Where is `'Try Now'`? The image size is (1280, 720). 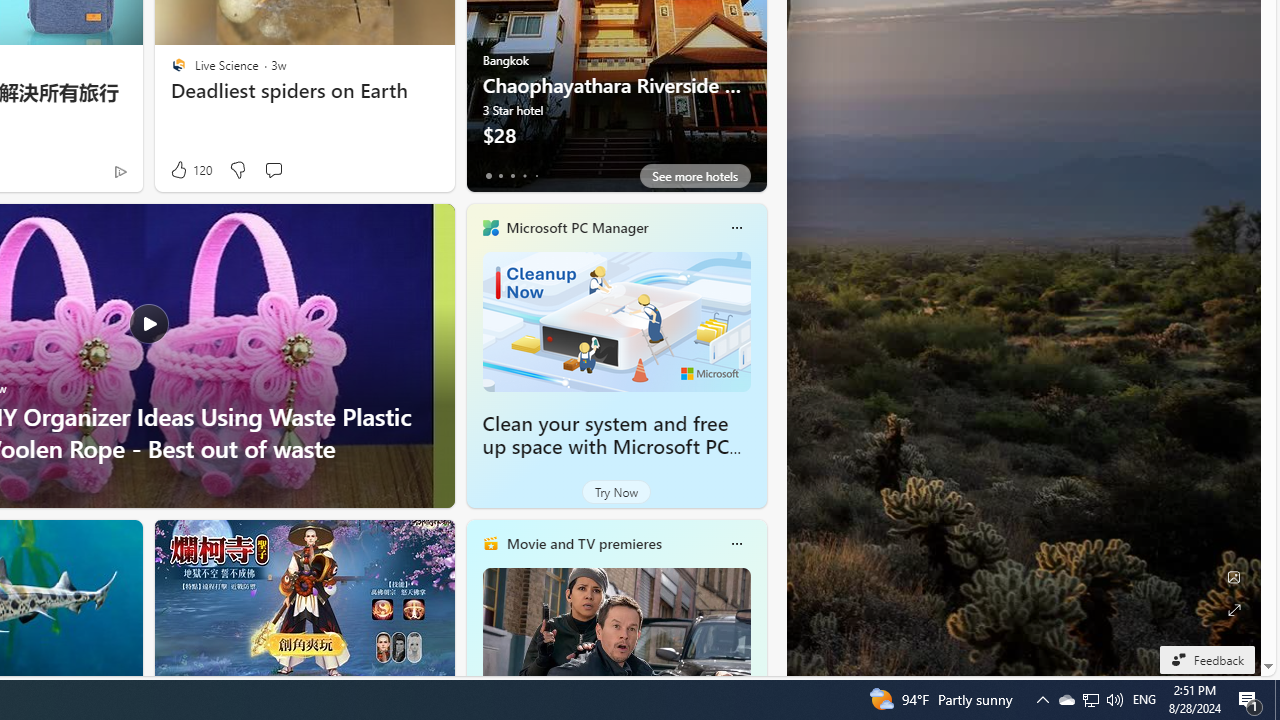
'Try Now' is located at coordinates (615, 492).